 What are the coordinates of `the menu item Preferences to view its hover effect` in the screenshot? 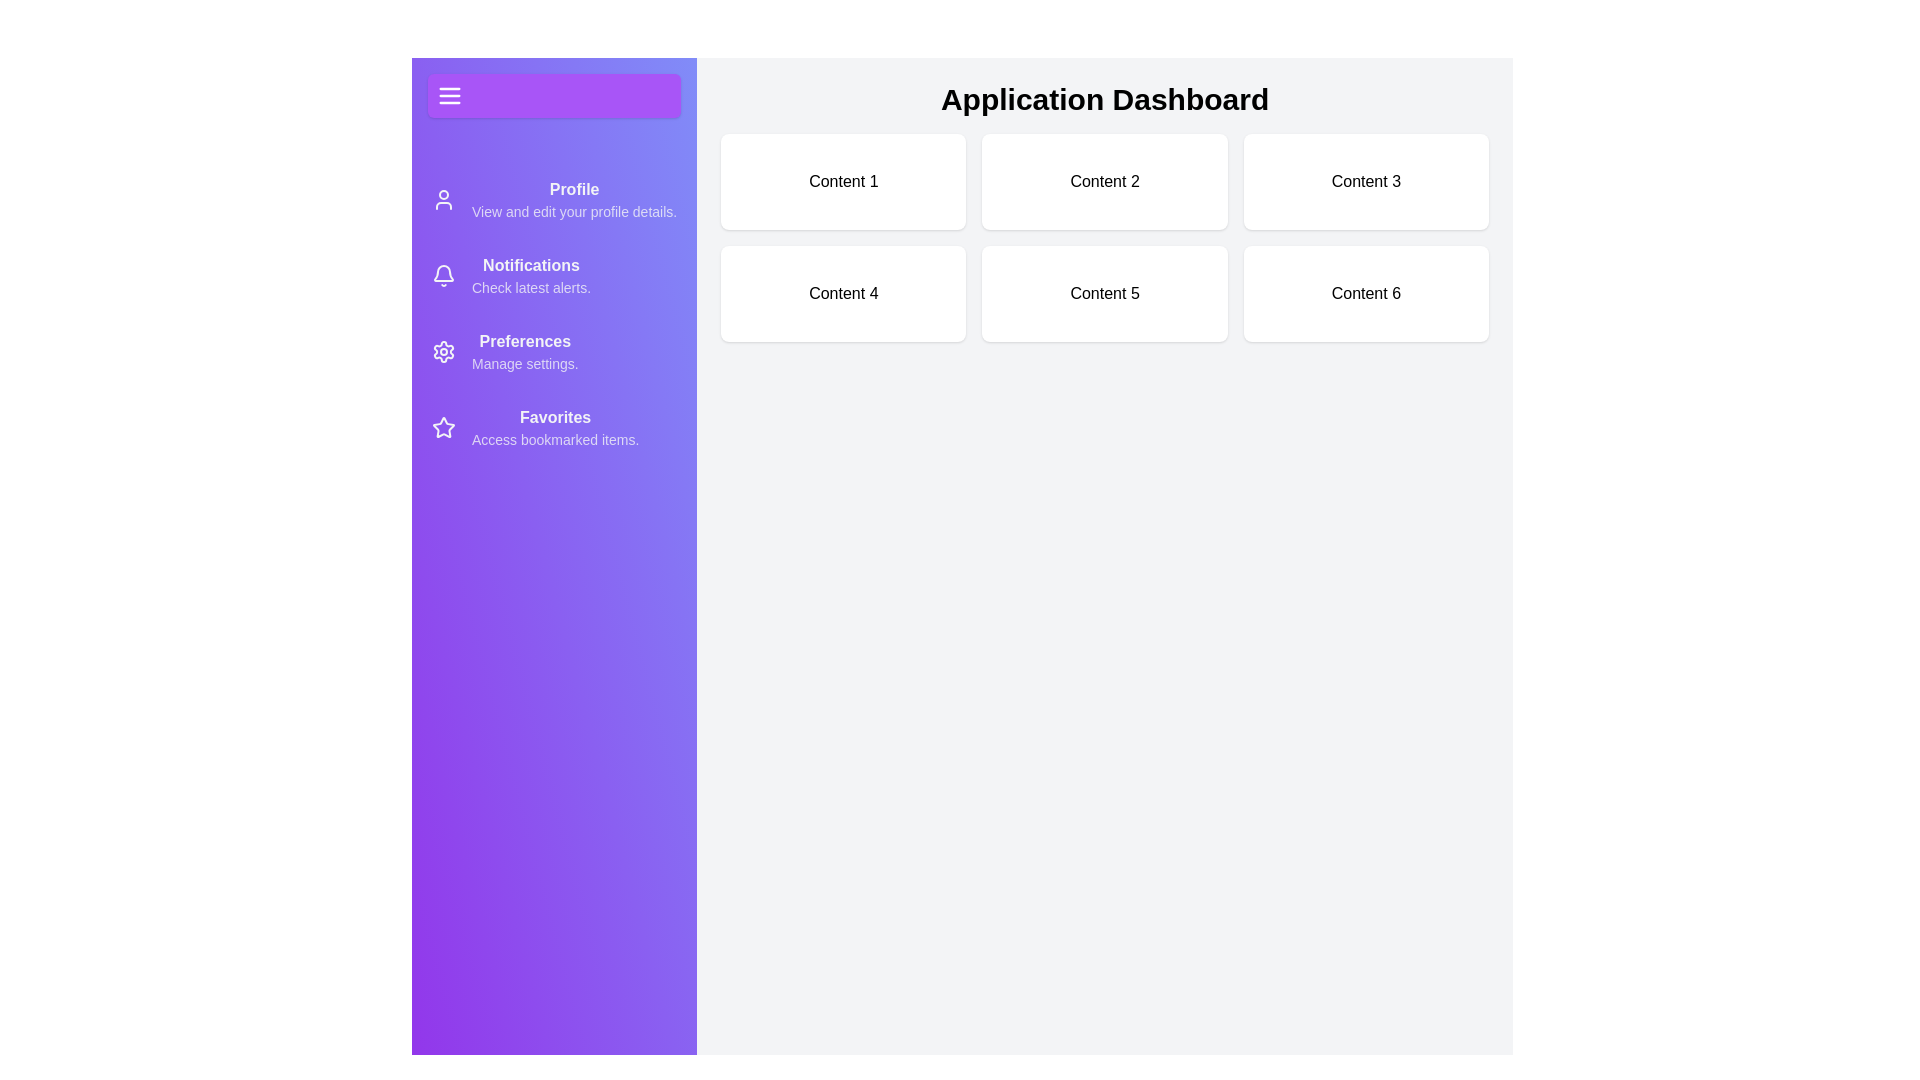 It's located at (554, 350).